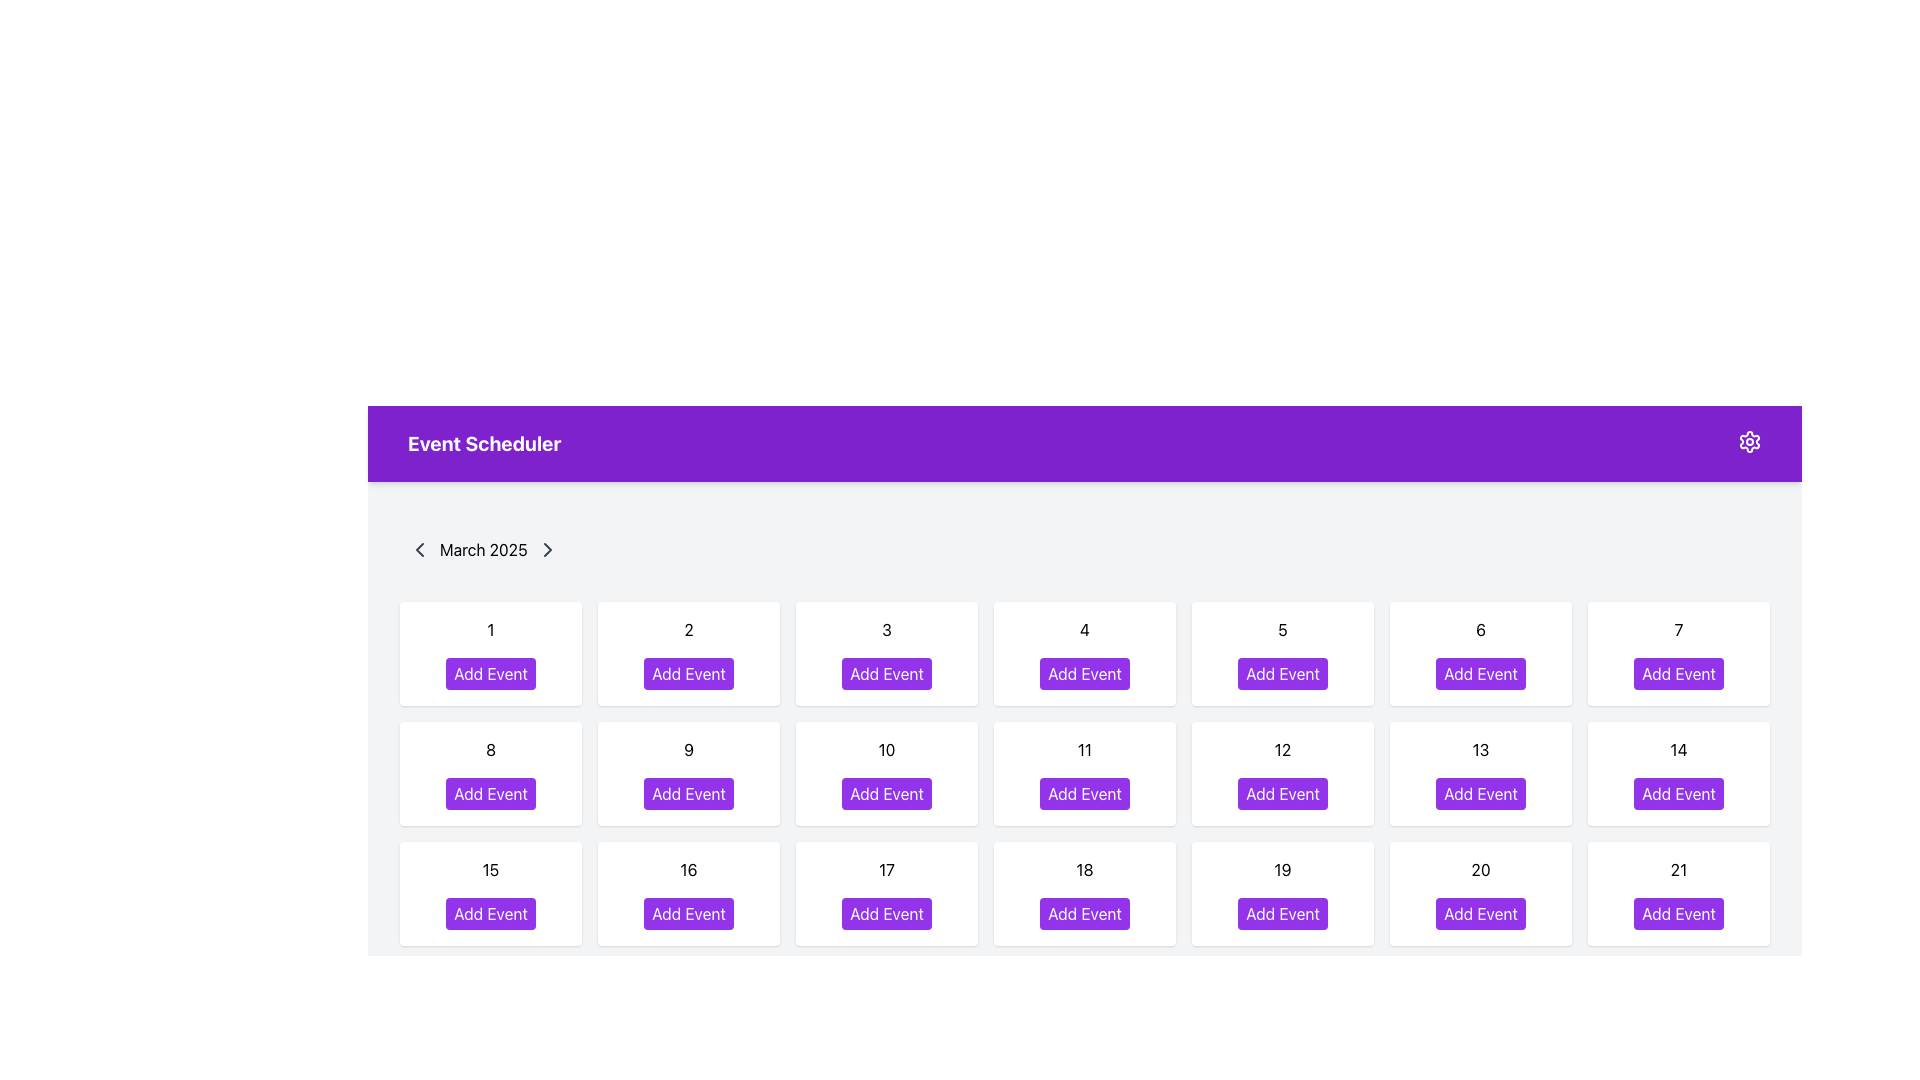 The image size is (1920, 1080). What do you see at coordinates (1481, 914) in the screenshot?
I see `the 'Add Event' button with a purple background located in the bottom-center of the date card for the date '20'` at bounding box center [1481, 914].